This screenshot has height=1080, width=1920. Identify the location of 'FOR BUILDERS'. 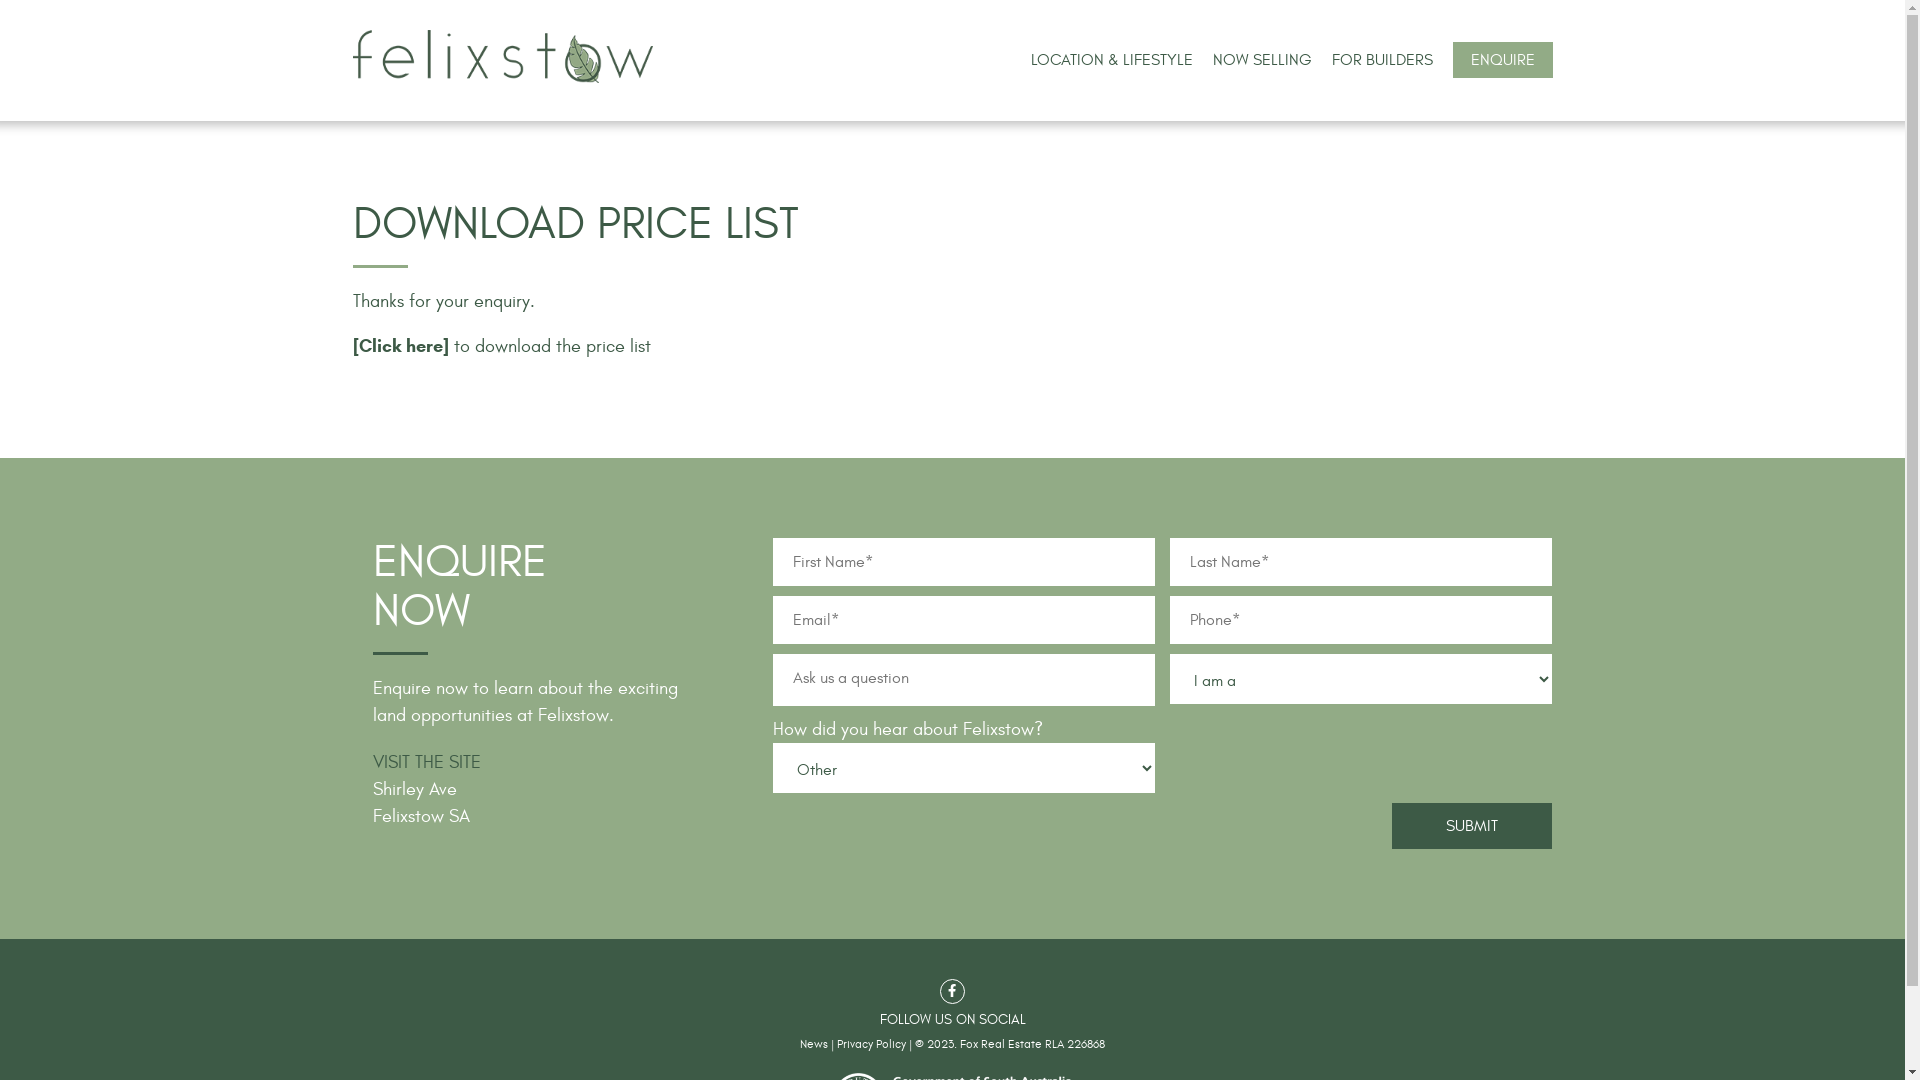
(1331, 59).